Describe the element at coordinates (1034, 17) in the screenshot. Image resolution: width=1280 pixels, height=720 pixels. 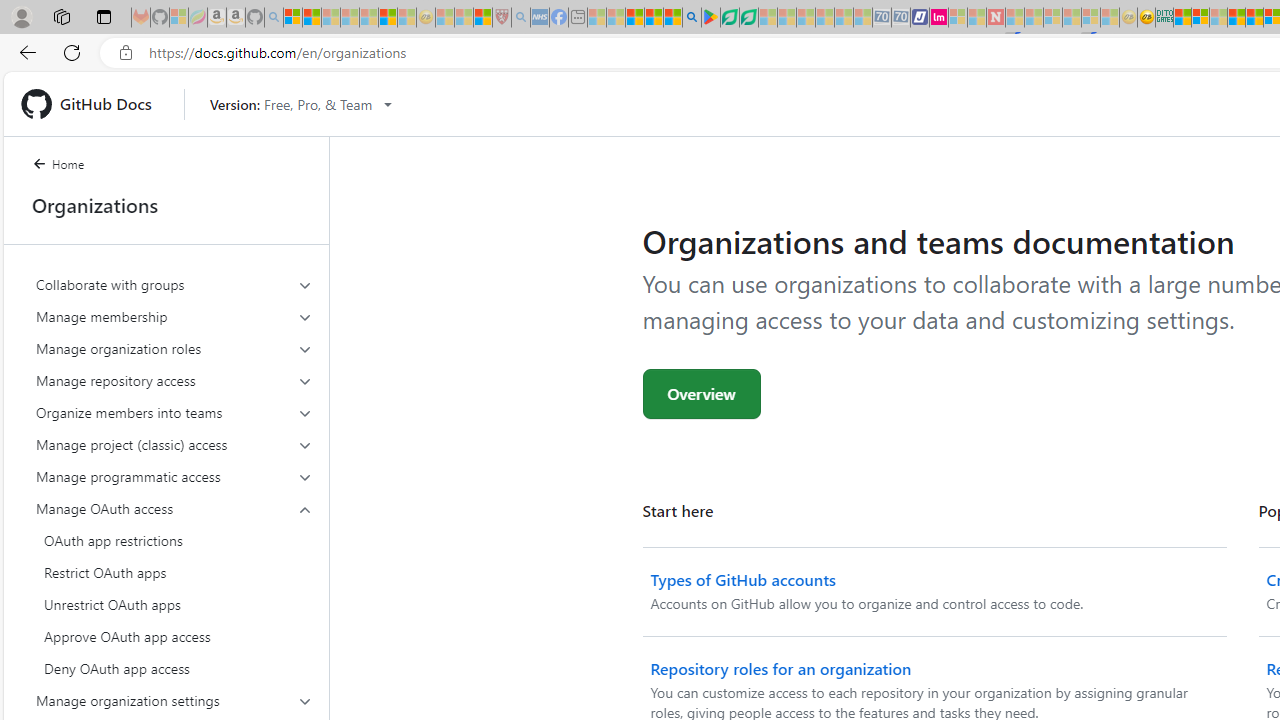
I see `'14 Common Myths Debunked By Scientific Facts - Sleeping'` at that location.